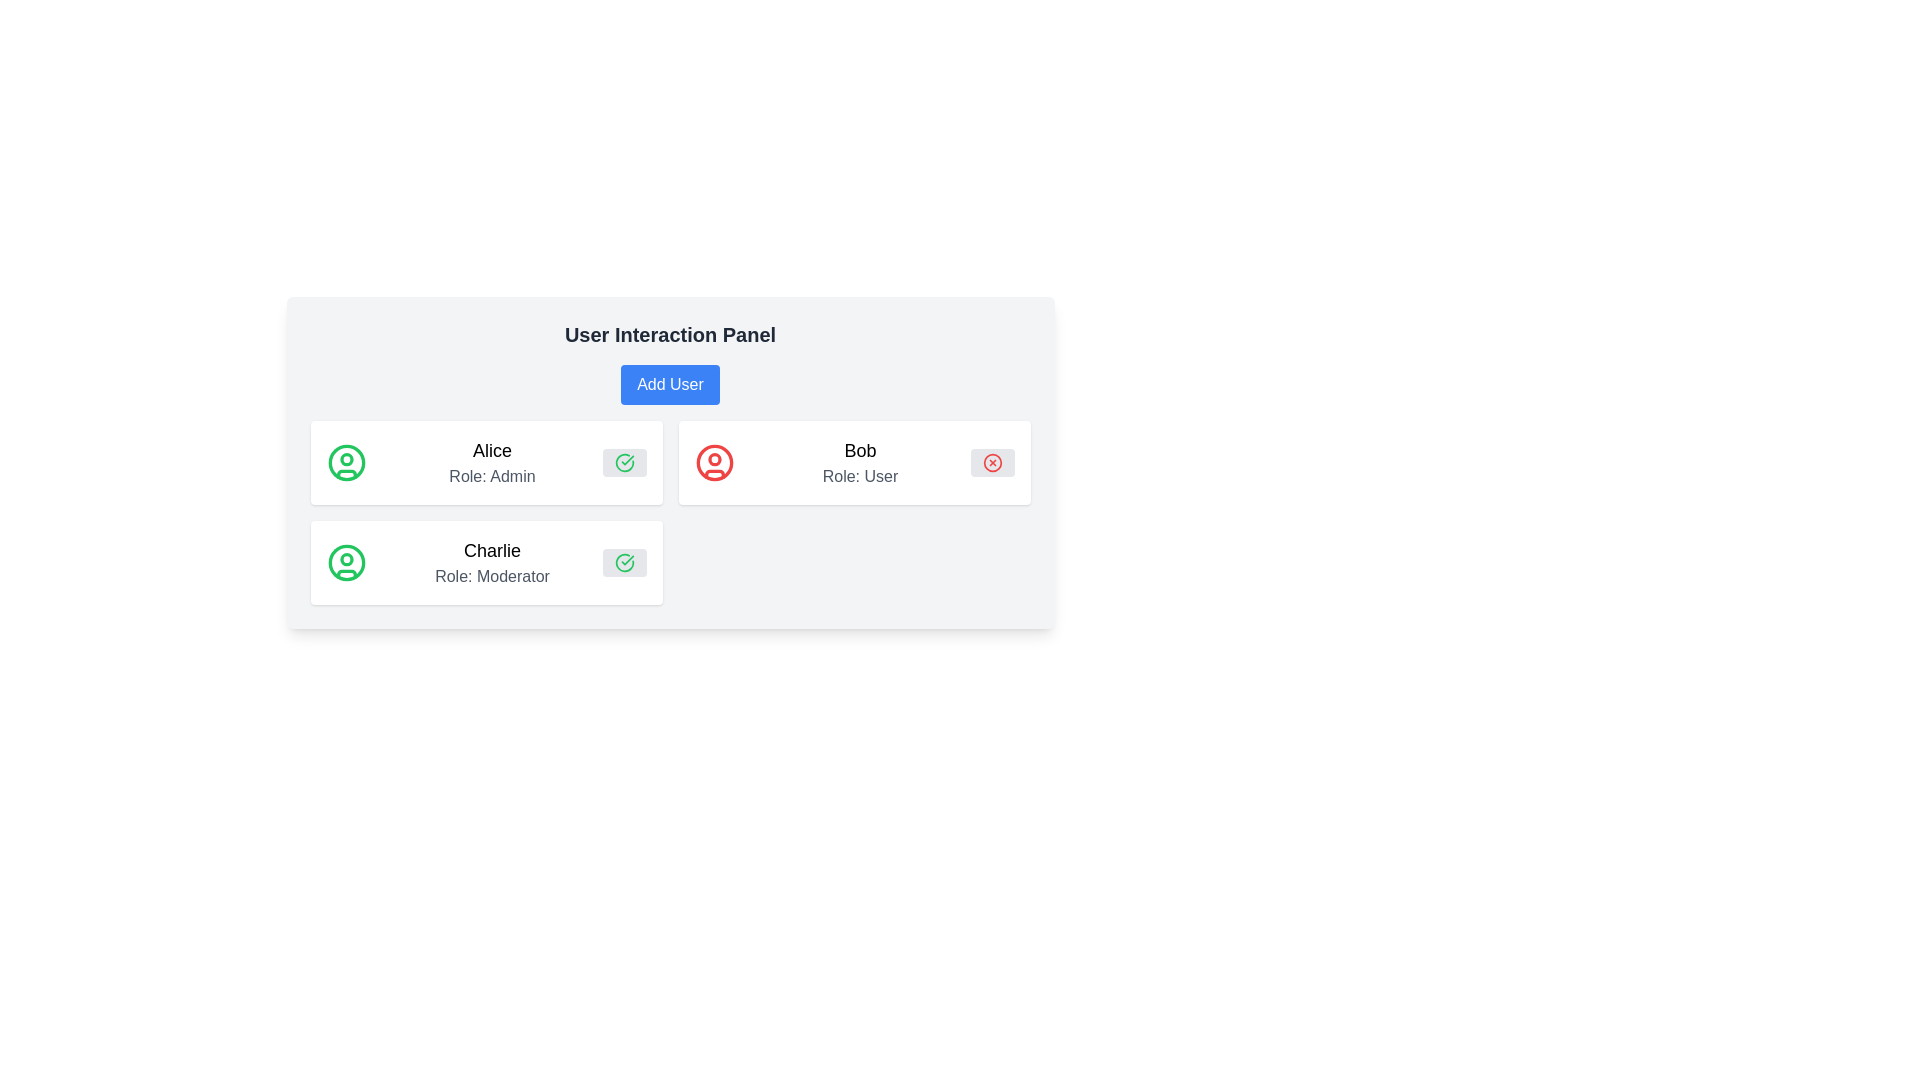  I want to click on the text-based user information display that showcases the username and role of an individual, located in the second card of a vertical list of user cards, so click(860, 462).